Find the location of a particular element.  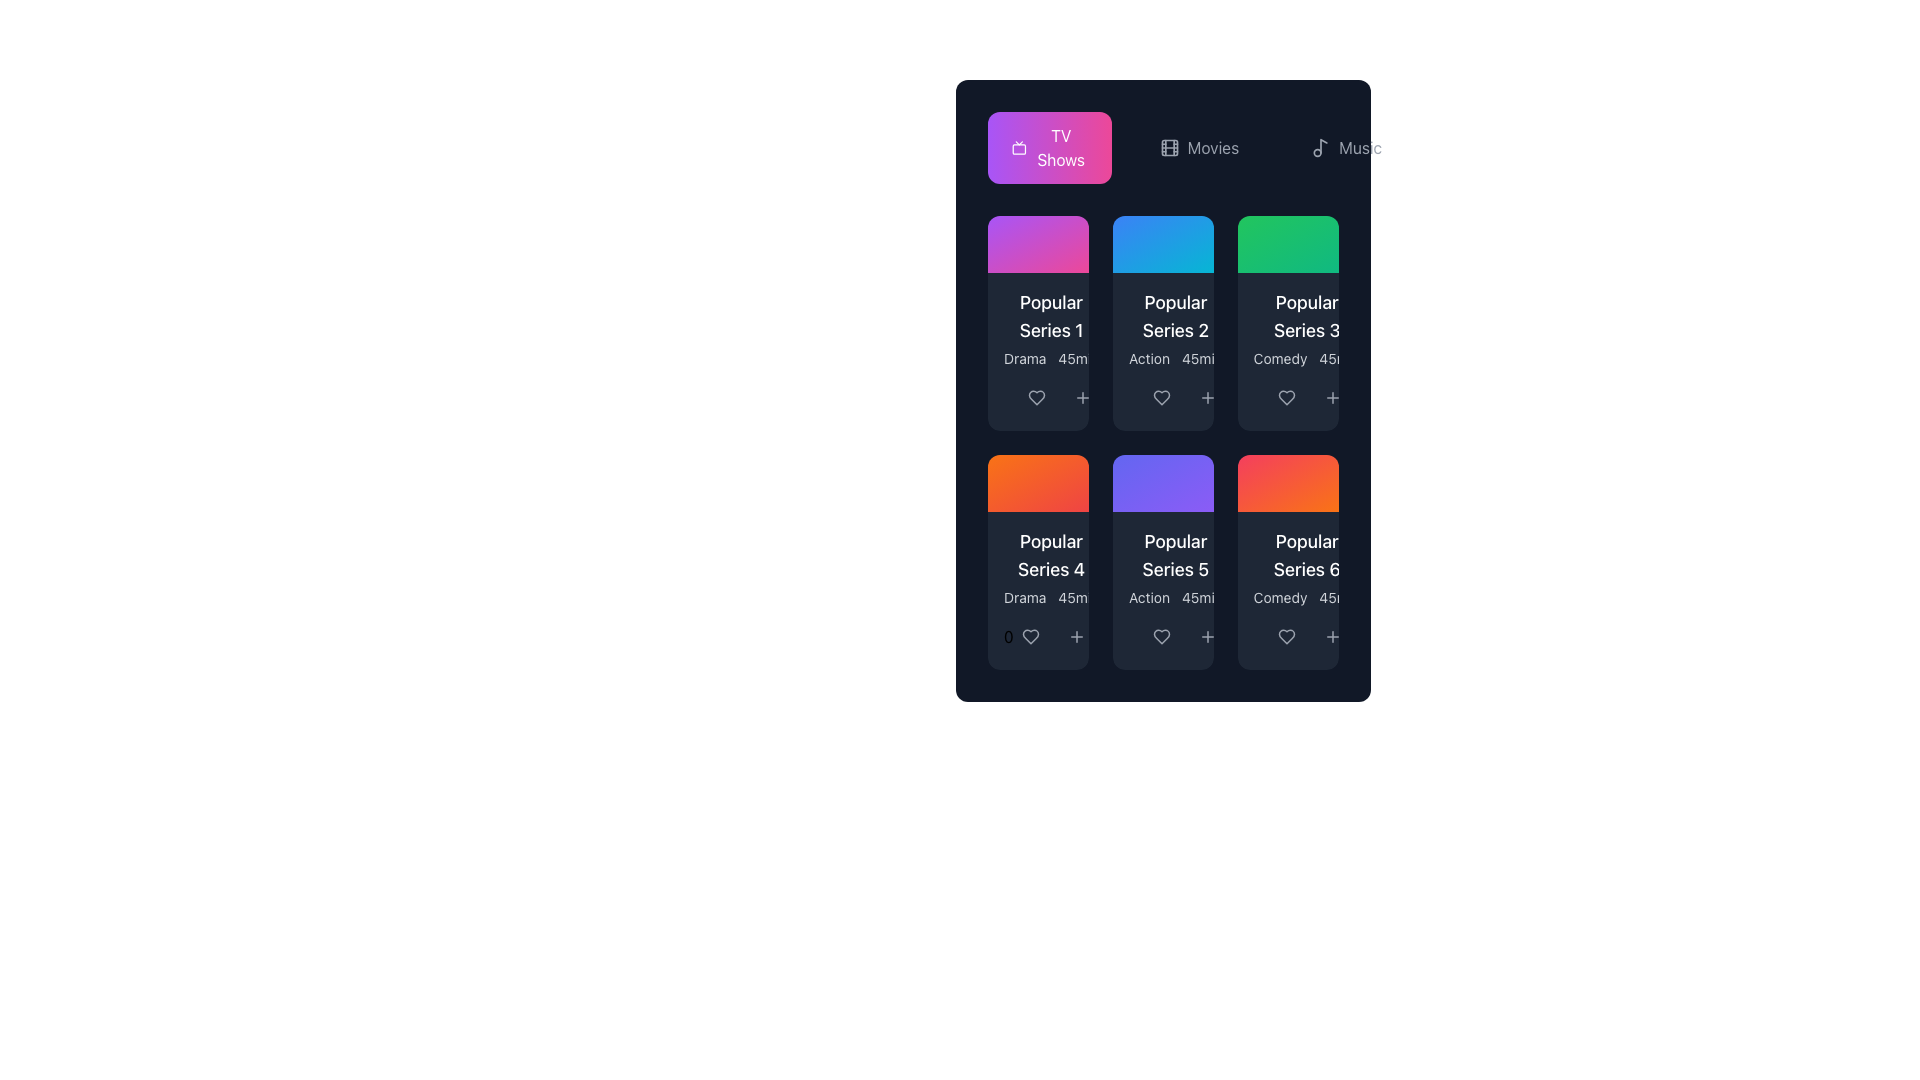

the Music icon located in the top navigation bar, which serves as a button for accessing the Music section of the application is located at coordinates (1321, 146).